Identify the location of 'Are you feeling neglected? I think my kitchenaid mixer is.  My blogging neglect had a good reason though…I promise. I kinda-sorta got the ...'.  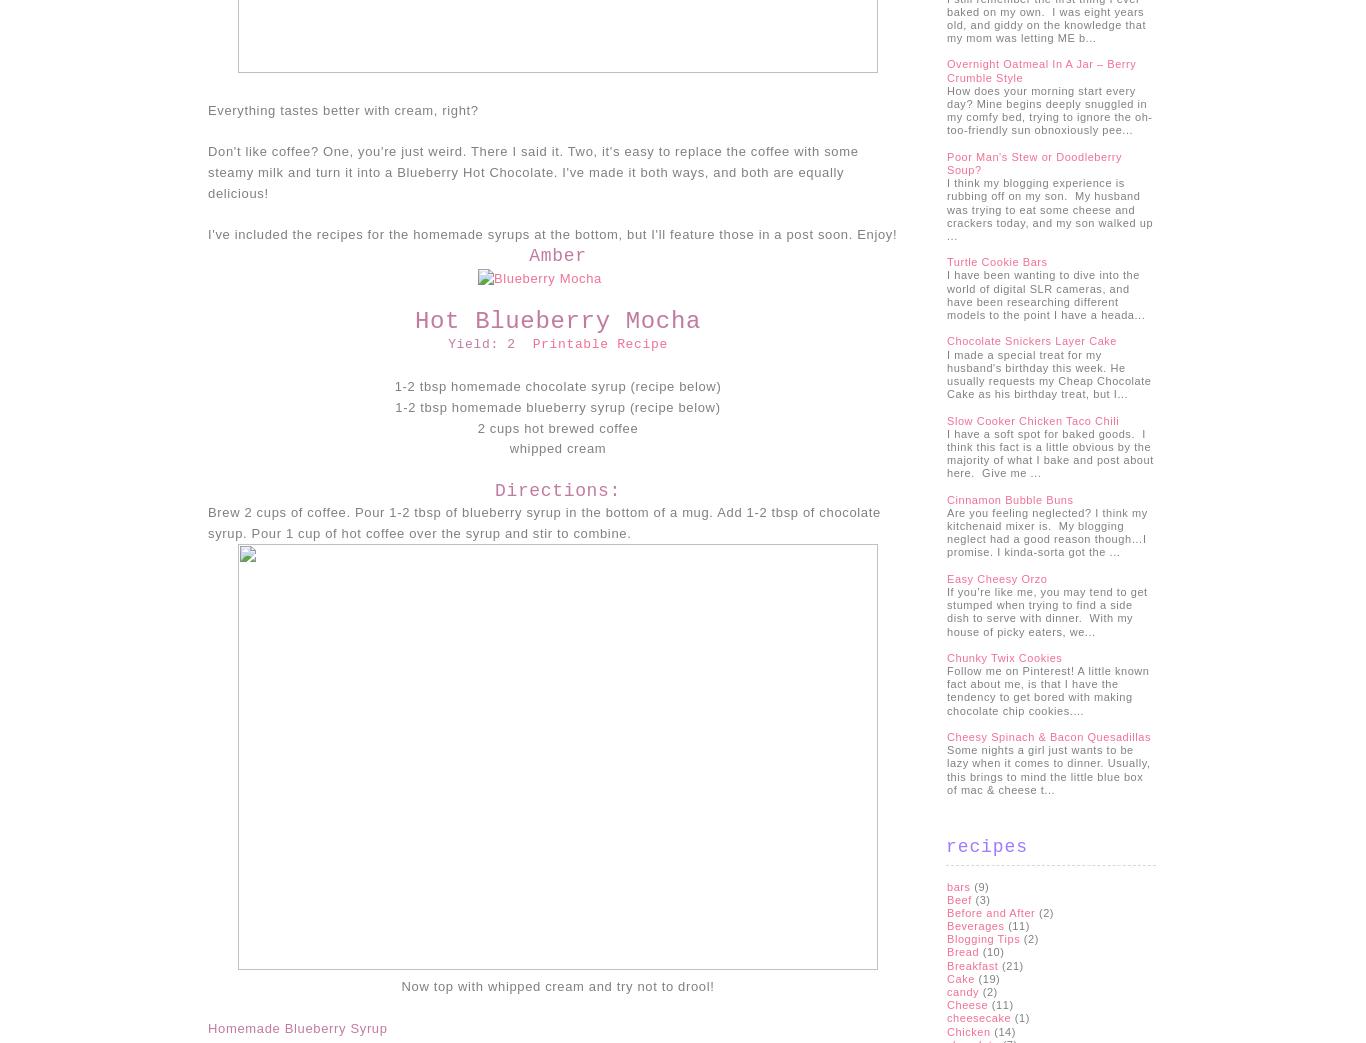
(1046, 532).